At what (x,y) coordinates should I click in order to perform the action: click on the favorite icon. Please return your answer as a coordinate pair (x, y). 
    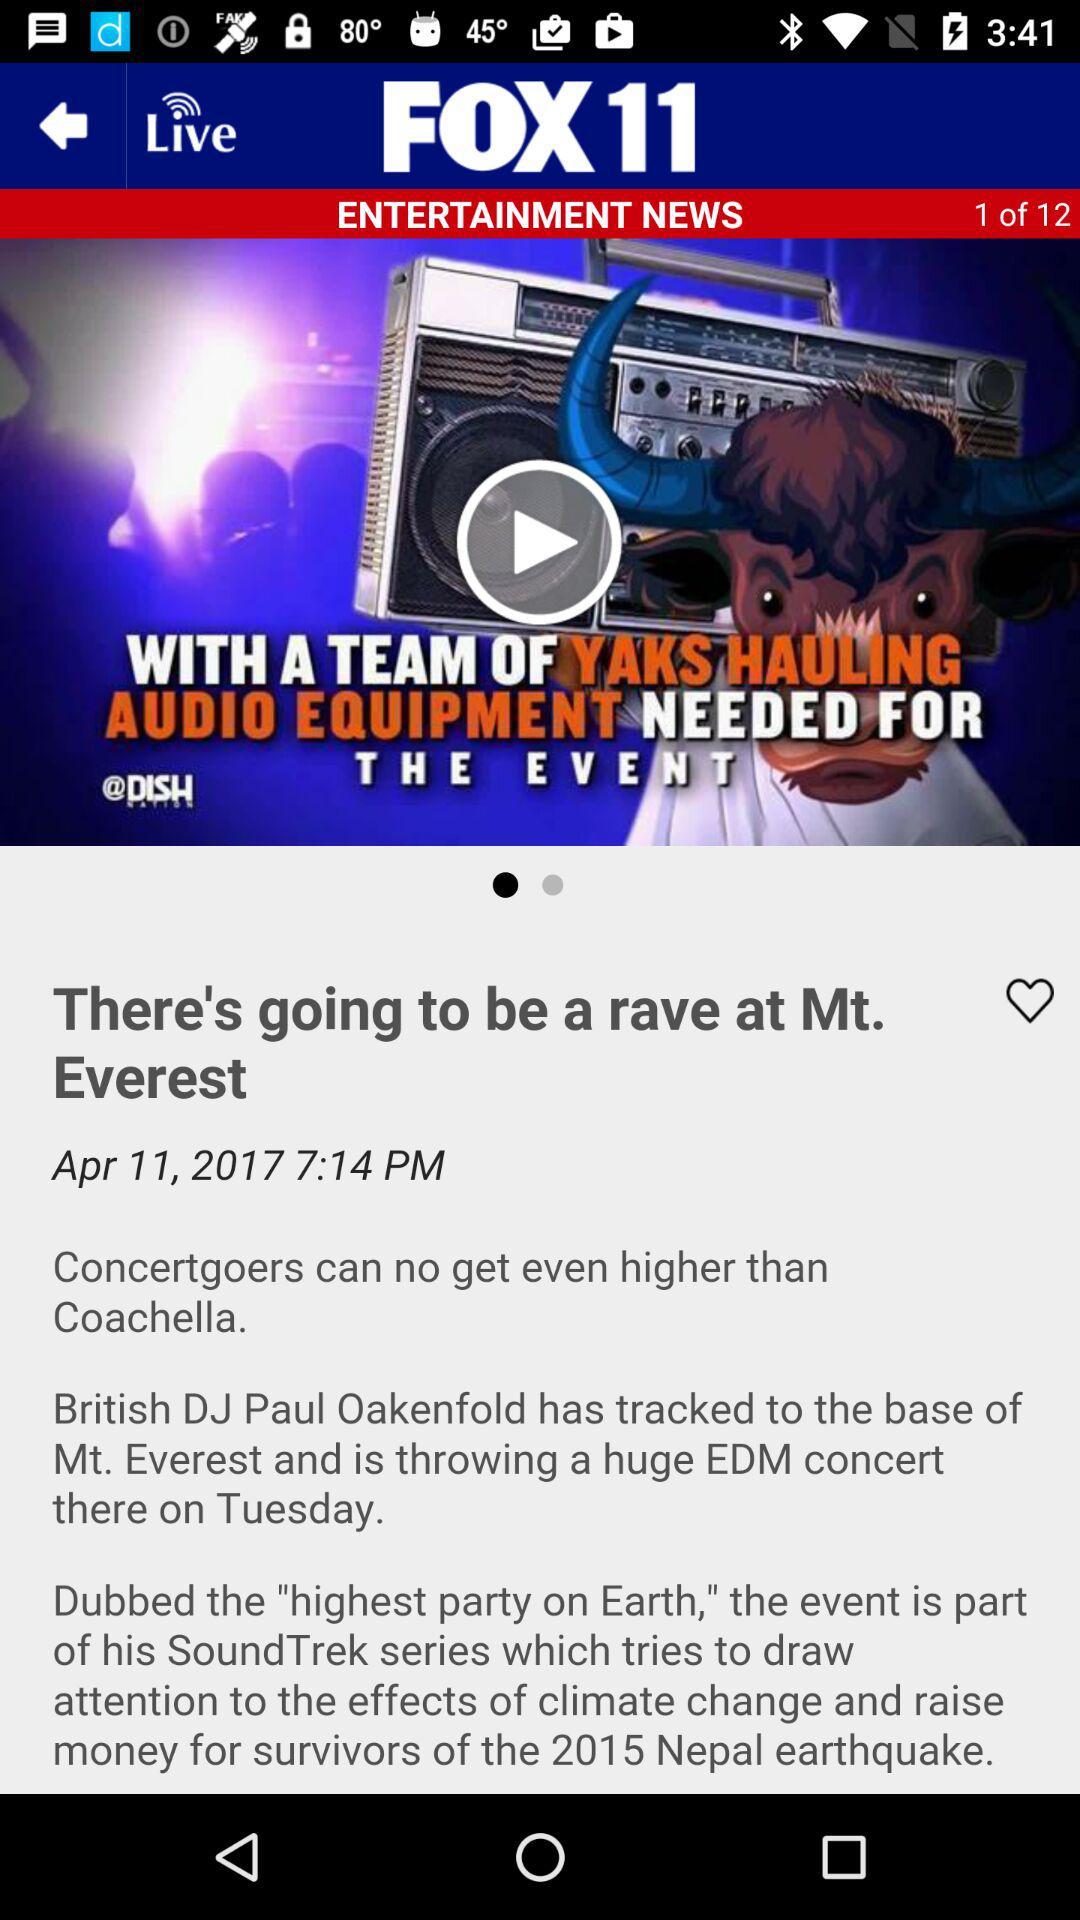
    Looking at the image, I should click on (1017, 1000).